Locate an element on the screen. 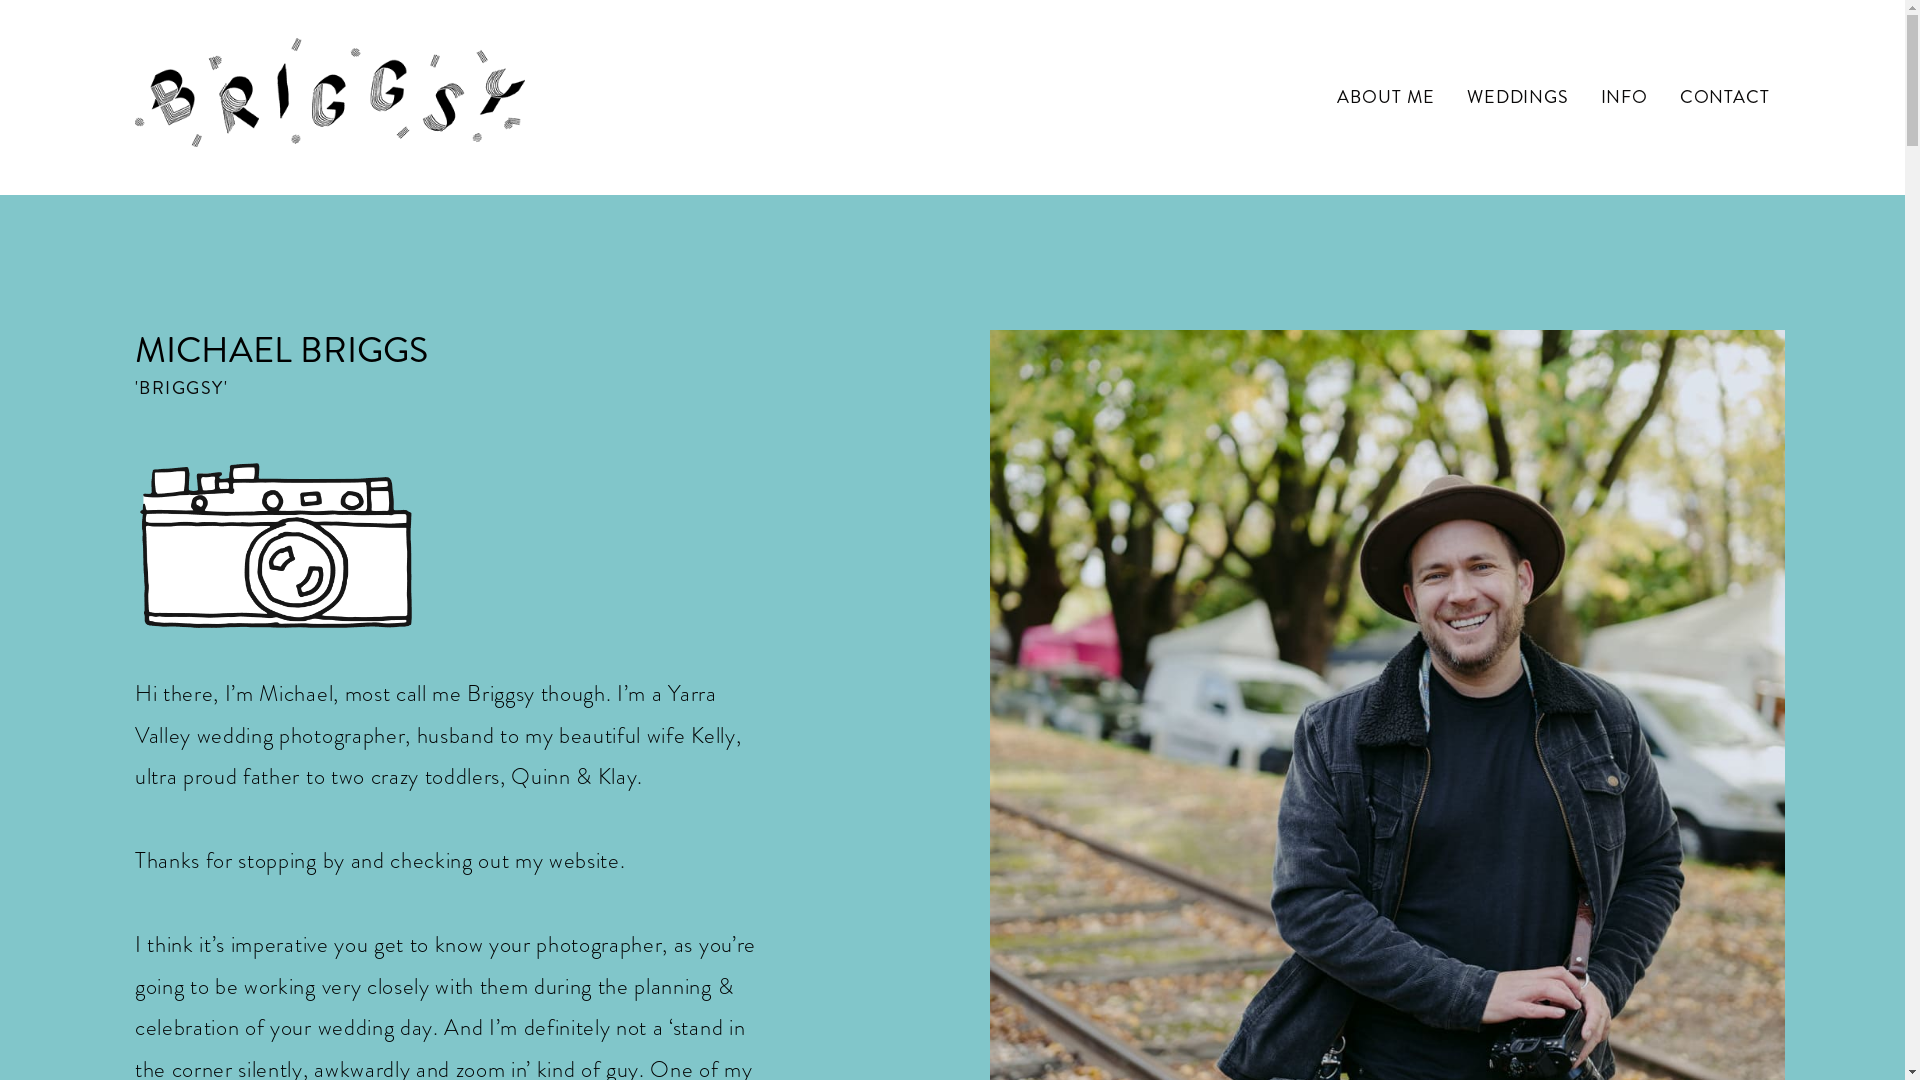 The width and height of the screenshot is (1920, 1080). 'CONTACT' is located at coordinates (1723, 97).